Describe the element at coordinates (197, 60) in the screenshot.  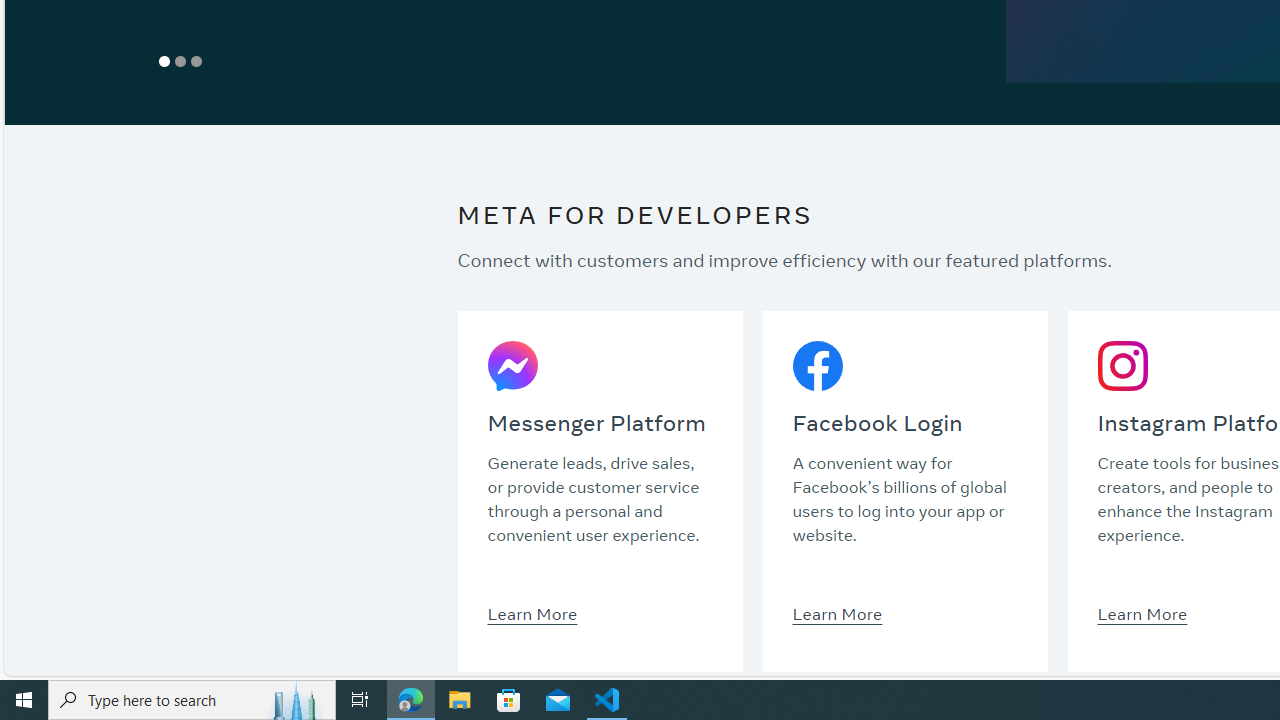
I see `'Show Slide 3'` at that location.